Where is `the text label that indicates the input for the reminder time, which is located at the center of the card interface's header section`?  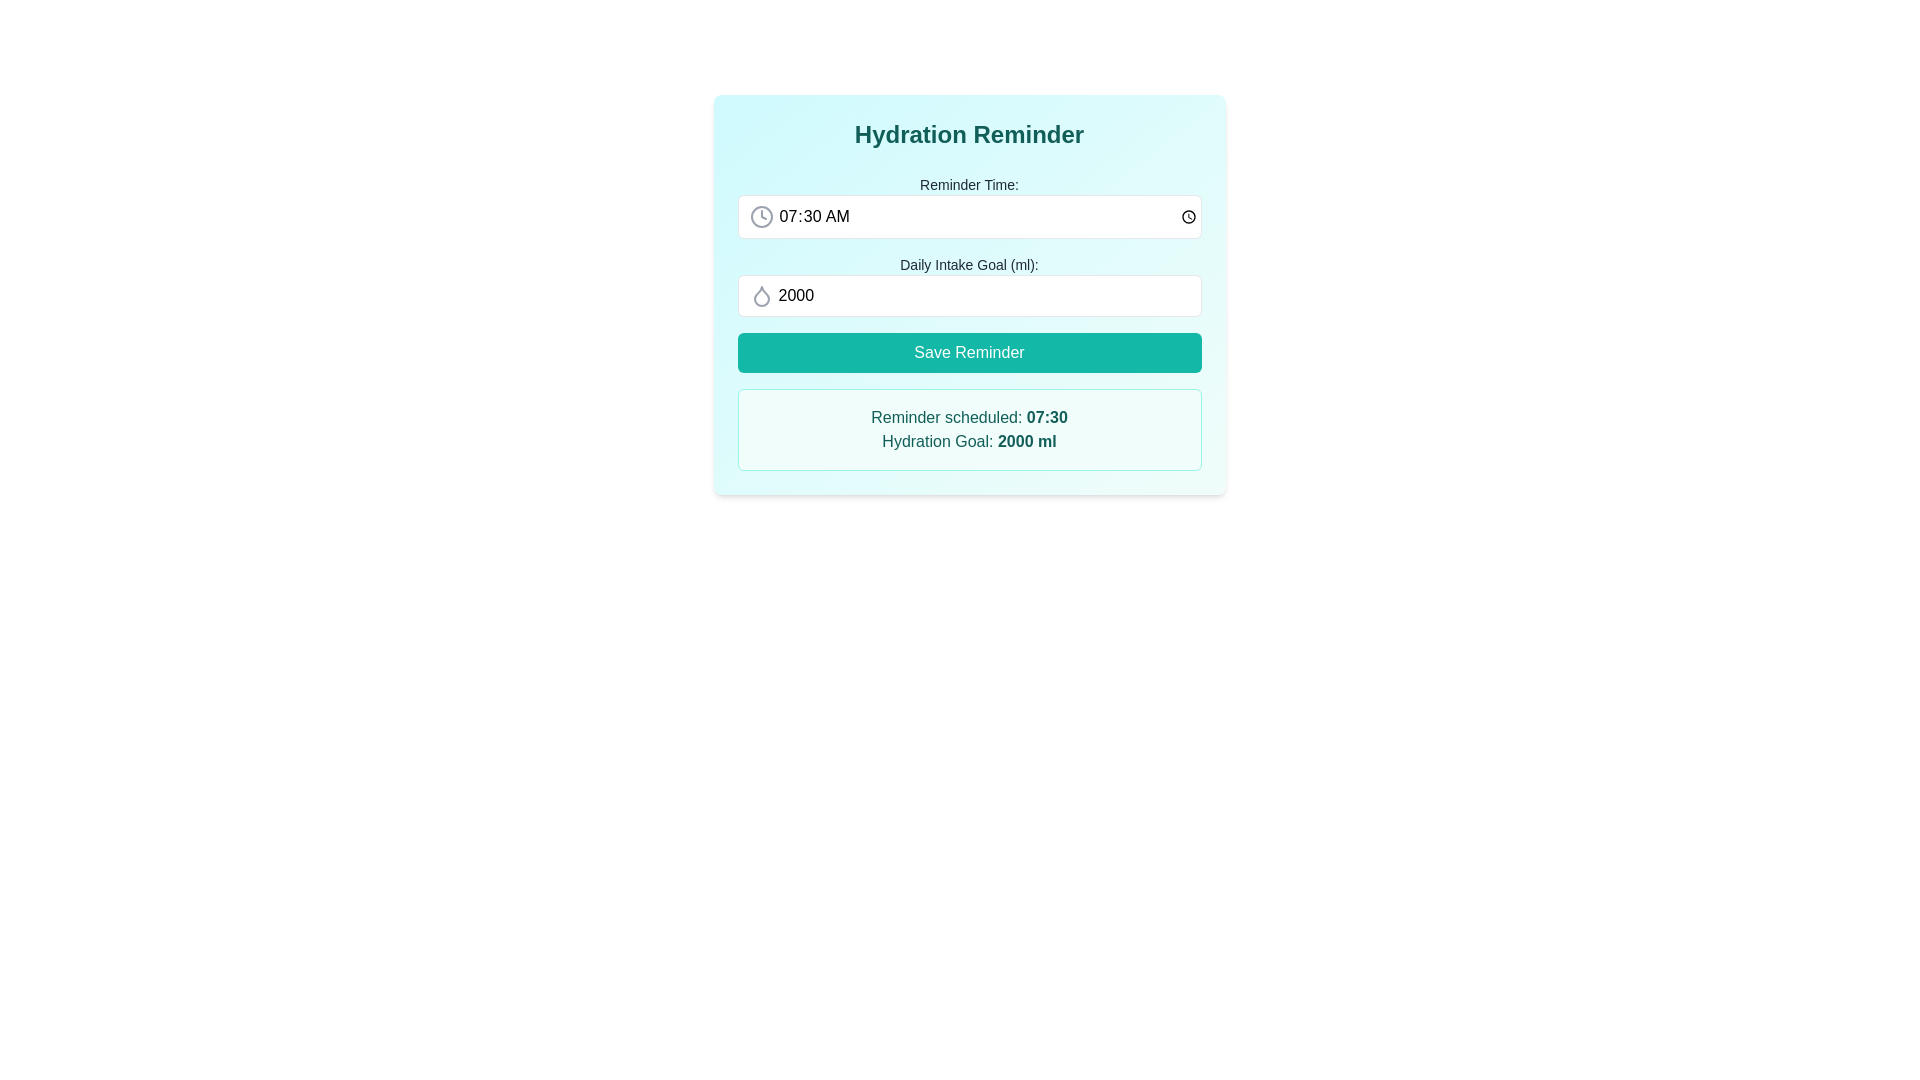
the text label that indicates the input for the reminder time, which is located at the center of the card interface's header section is located at coordinates (969, 185).